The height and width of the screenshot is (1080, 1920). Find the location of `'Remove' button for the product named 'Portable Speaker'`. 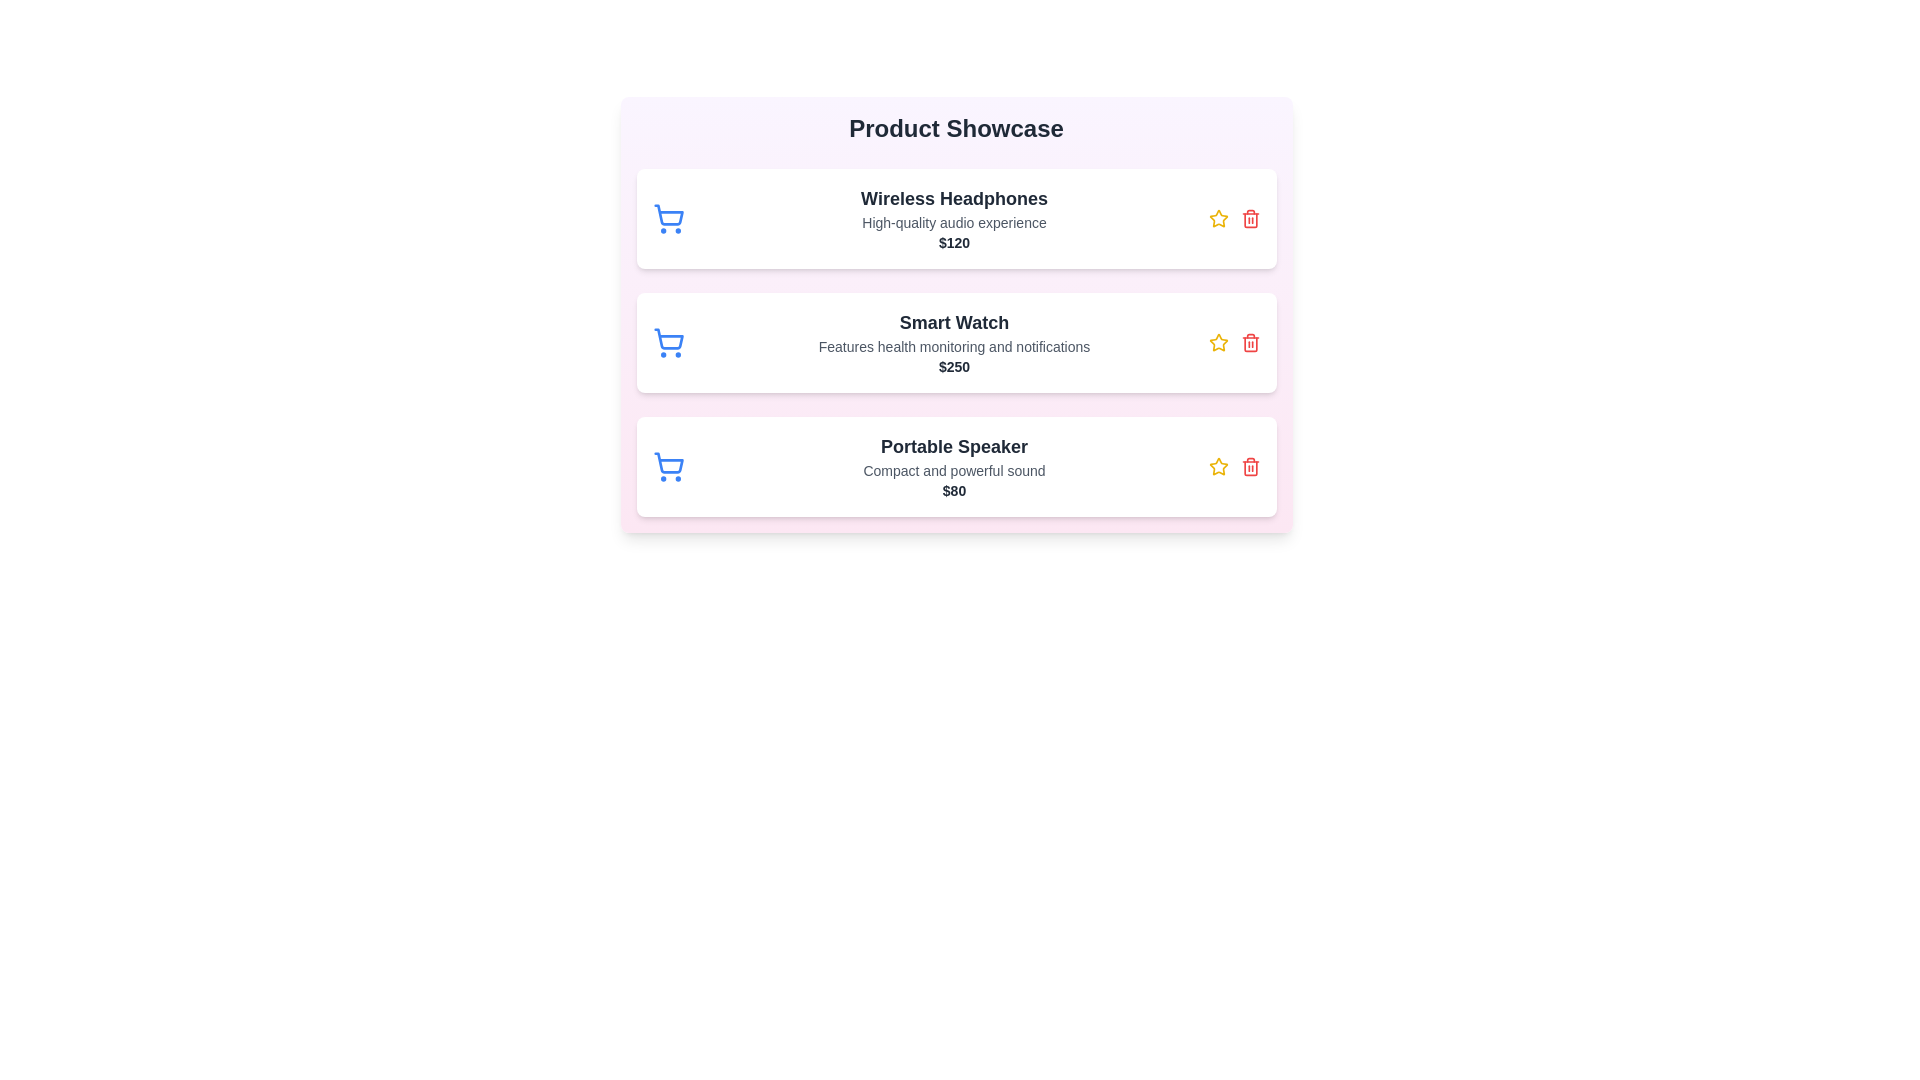

'Remove' button for the product named 'Portable Speaker' is located at coordinates (1249, 466).